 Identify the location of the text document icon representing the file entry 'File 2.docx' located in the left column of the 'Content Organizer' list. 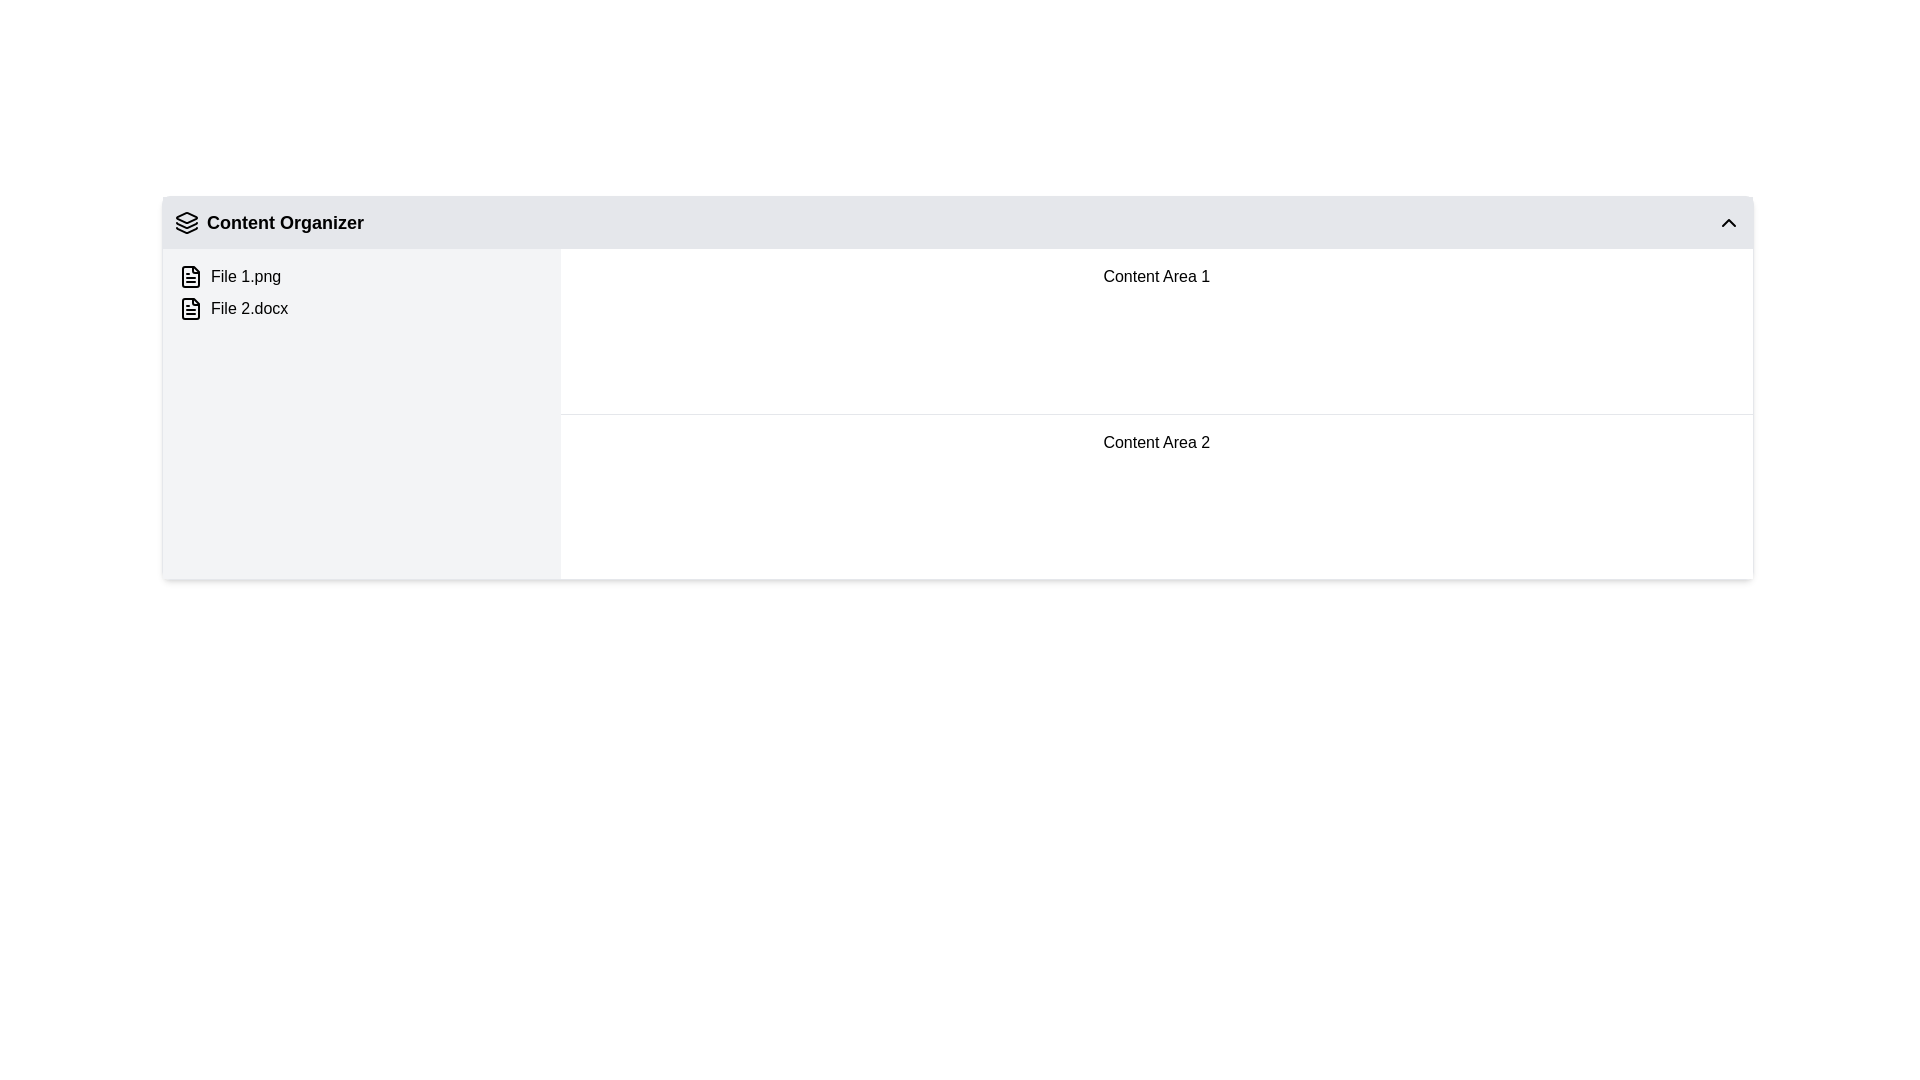
(191, 308).